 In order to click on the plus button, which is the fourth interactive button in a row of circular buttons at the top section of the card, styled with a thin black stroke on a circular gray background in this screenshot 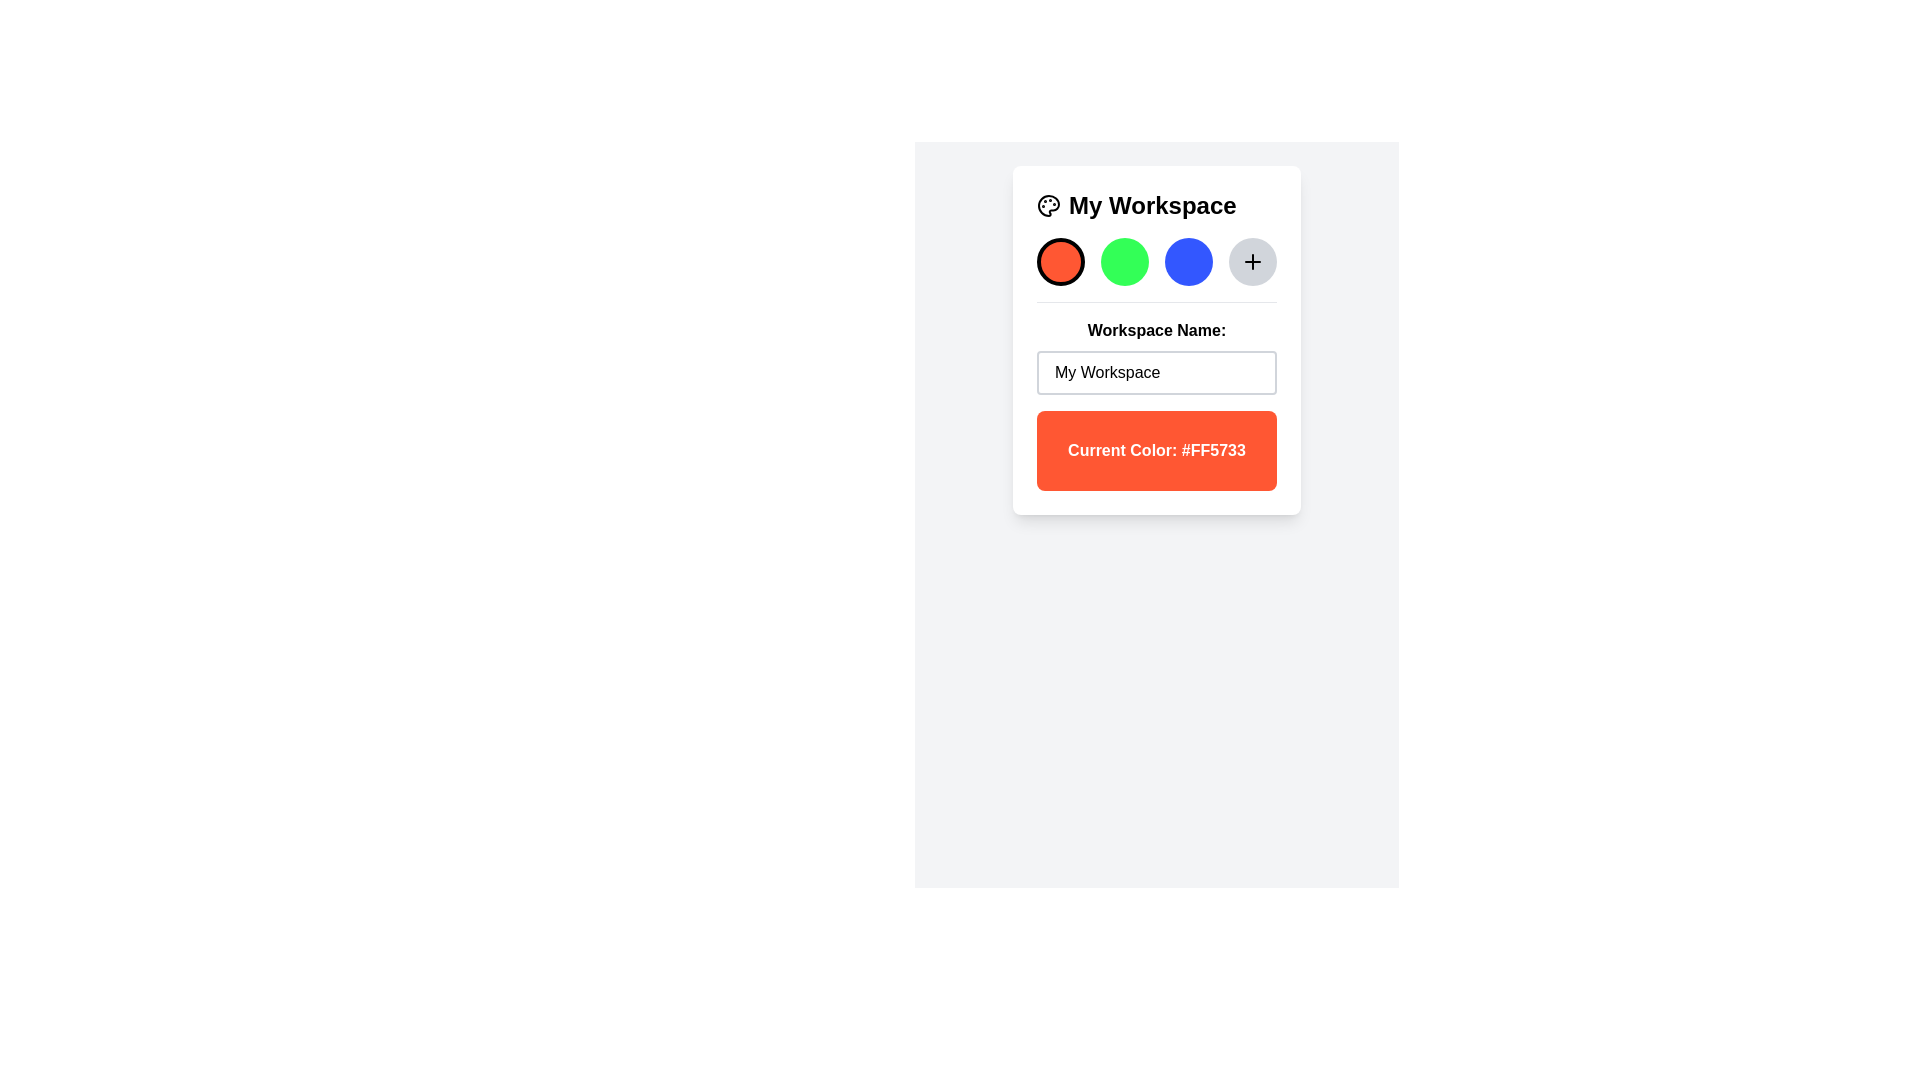, I will do `click(1251, 261)`.